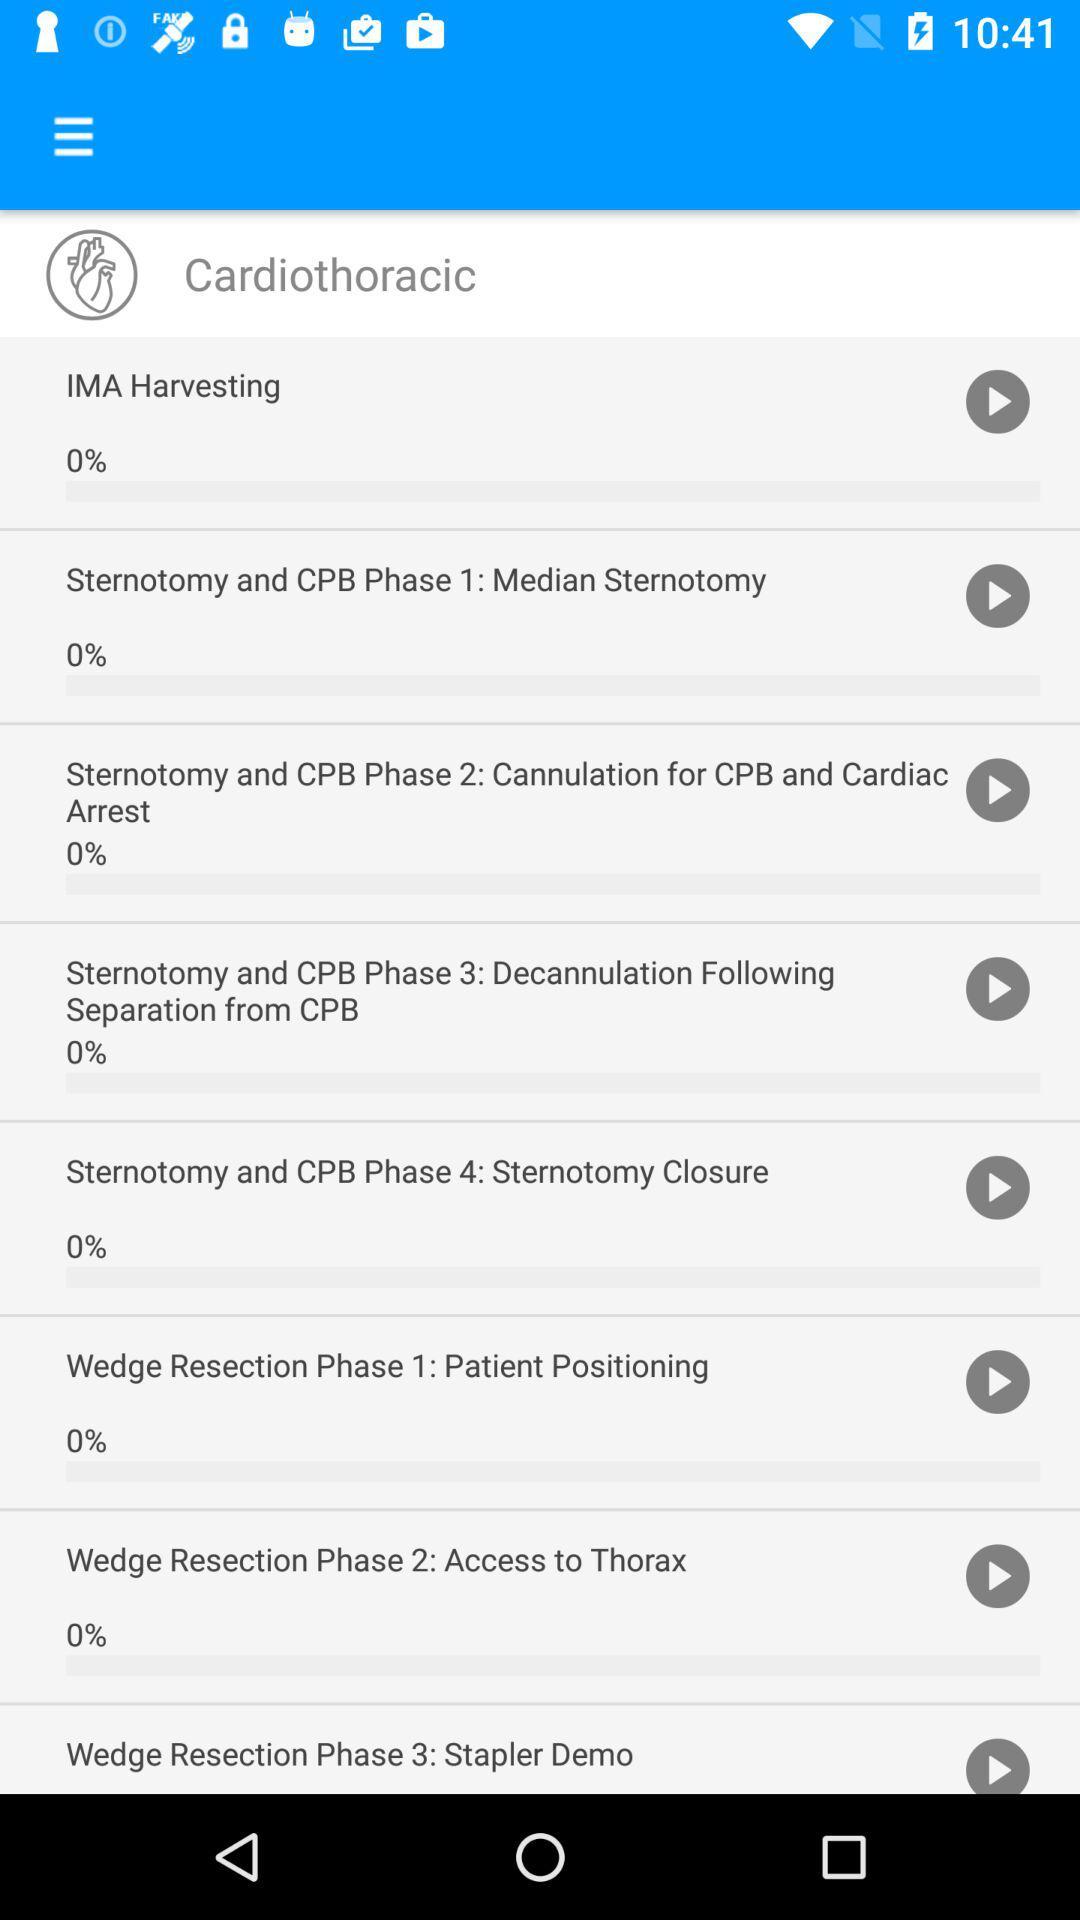 Image resolution: width=1080 pixels, height=1920 pixels. Describe the element at coordinates (997, 1186) in the screenshot. I see `the item to the right of the sternotomy and cpb` at that location.